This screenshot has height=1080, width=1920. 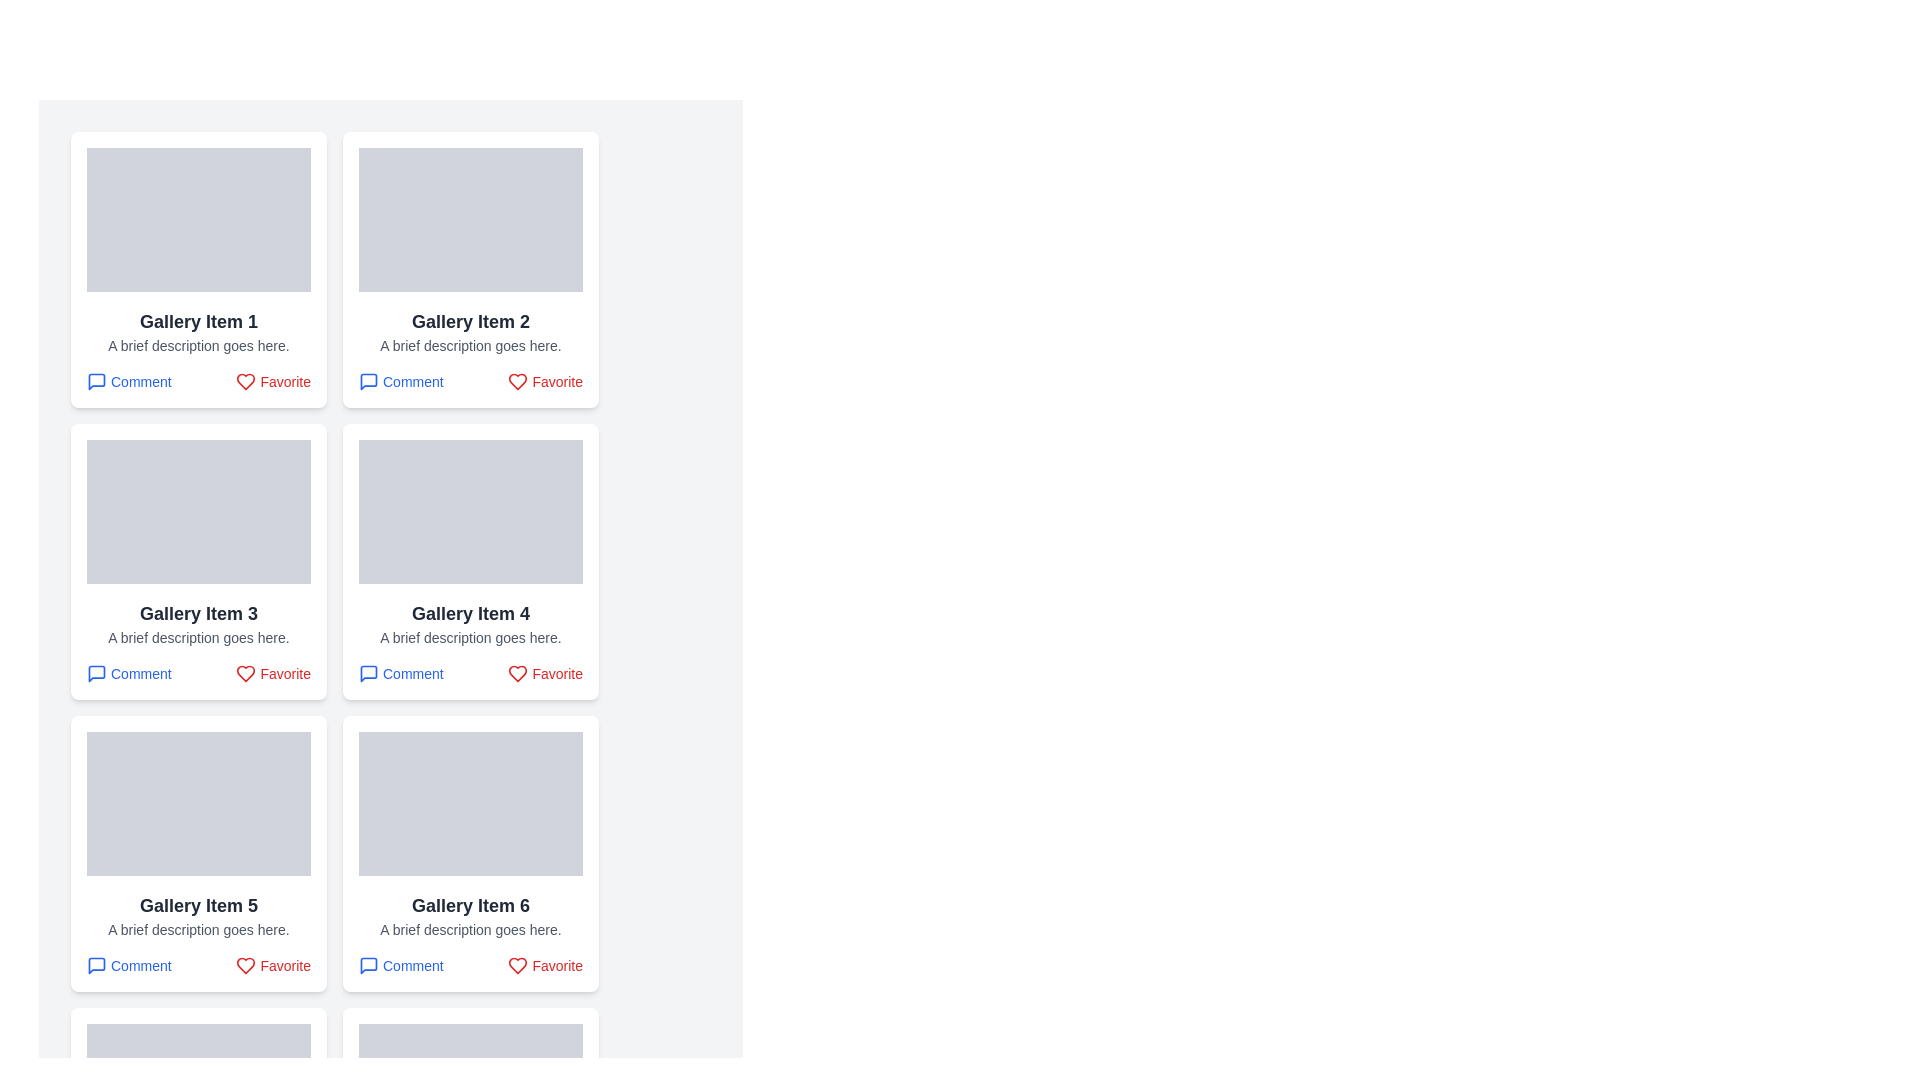 What do you see at coordinates (469, 612) in the screenshot?
I see `the text label 'Gallery Item 4'` at bounding box center [469, 612].